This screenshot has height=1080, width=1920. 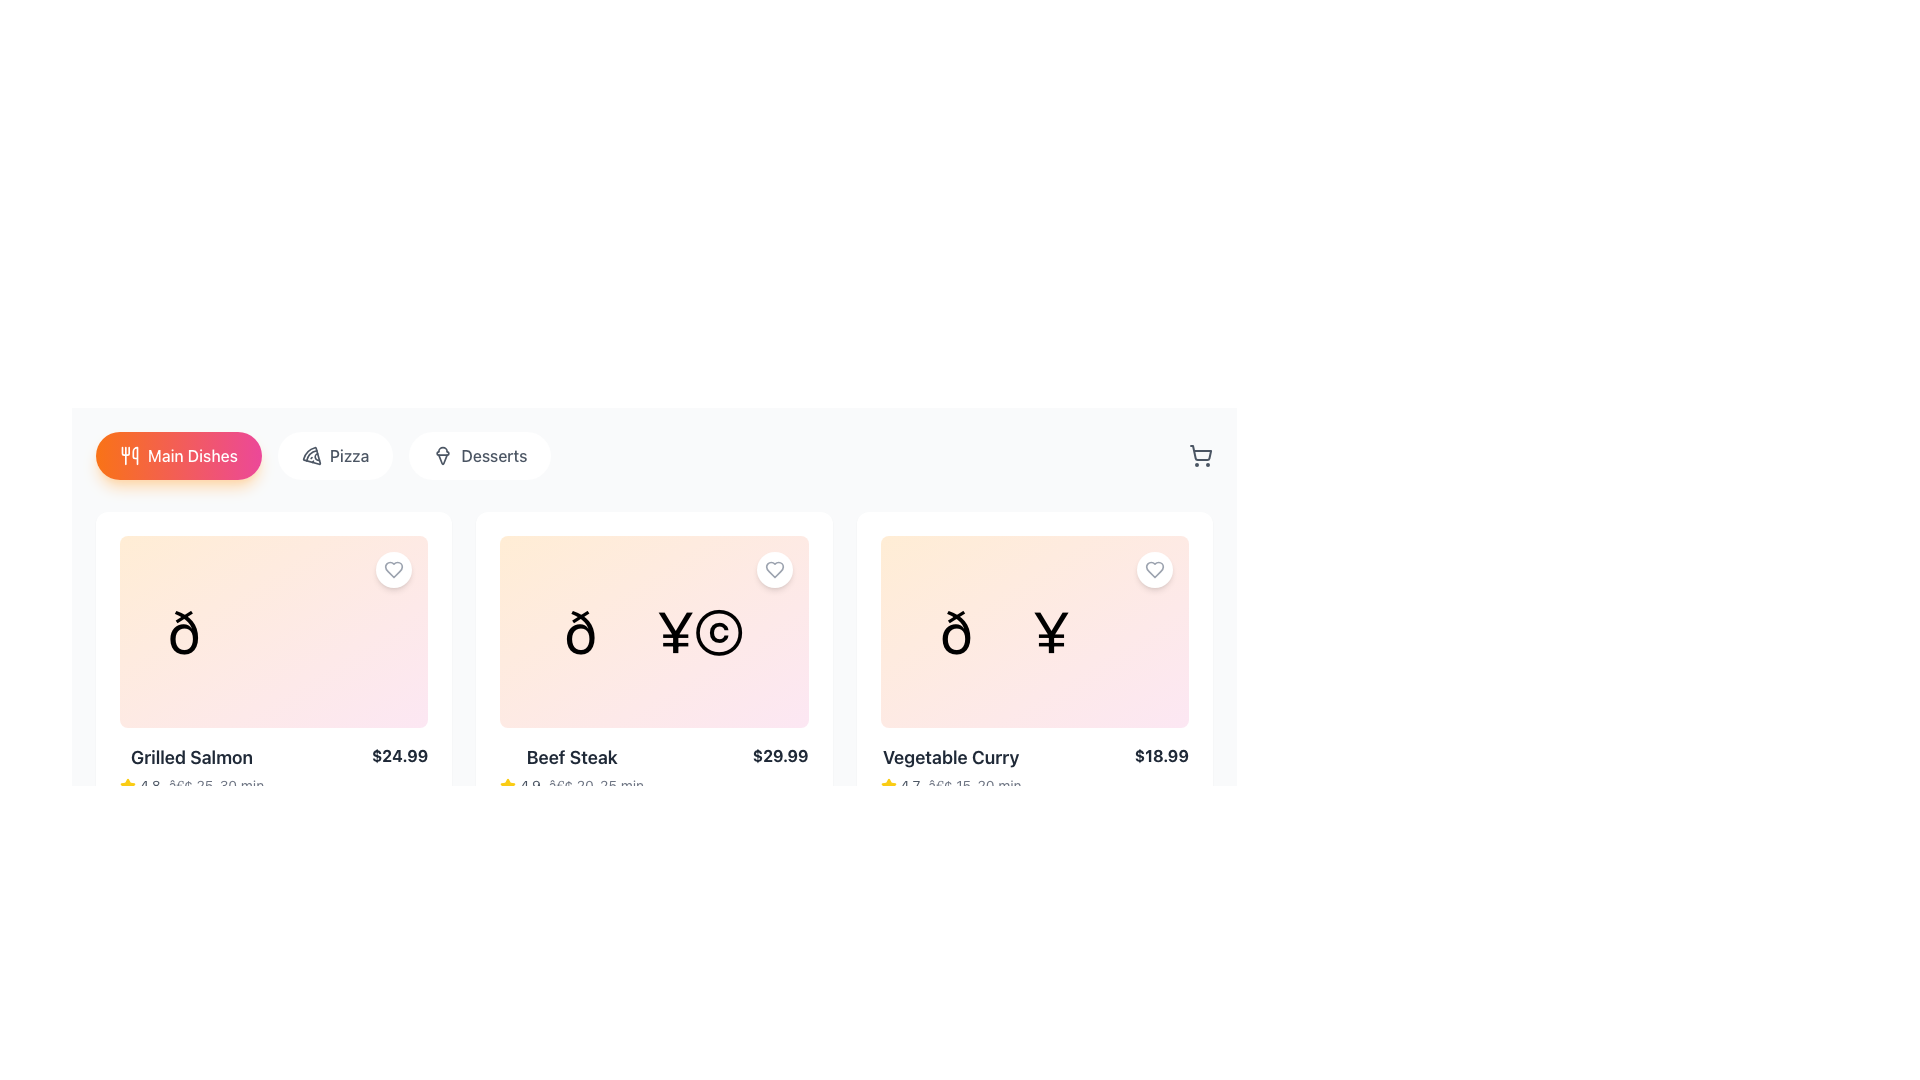 What do you see at coordinates (950, 769) in the screenshot?
I see `the text label displaying 'Vegetable Curry' with a rating of '4.7' and an estimated time of '15-20 min', which is located in the third card of food items` at bounding box center [950, 769].